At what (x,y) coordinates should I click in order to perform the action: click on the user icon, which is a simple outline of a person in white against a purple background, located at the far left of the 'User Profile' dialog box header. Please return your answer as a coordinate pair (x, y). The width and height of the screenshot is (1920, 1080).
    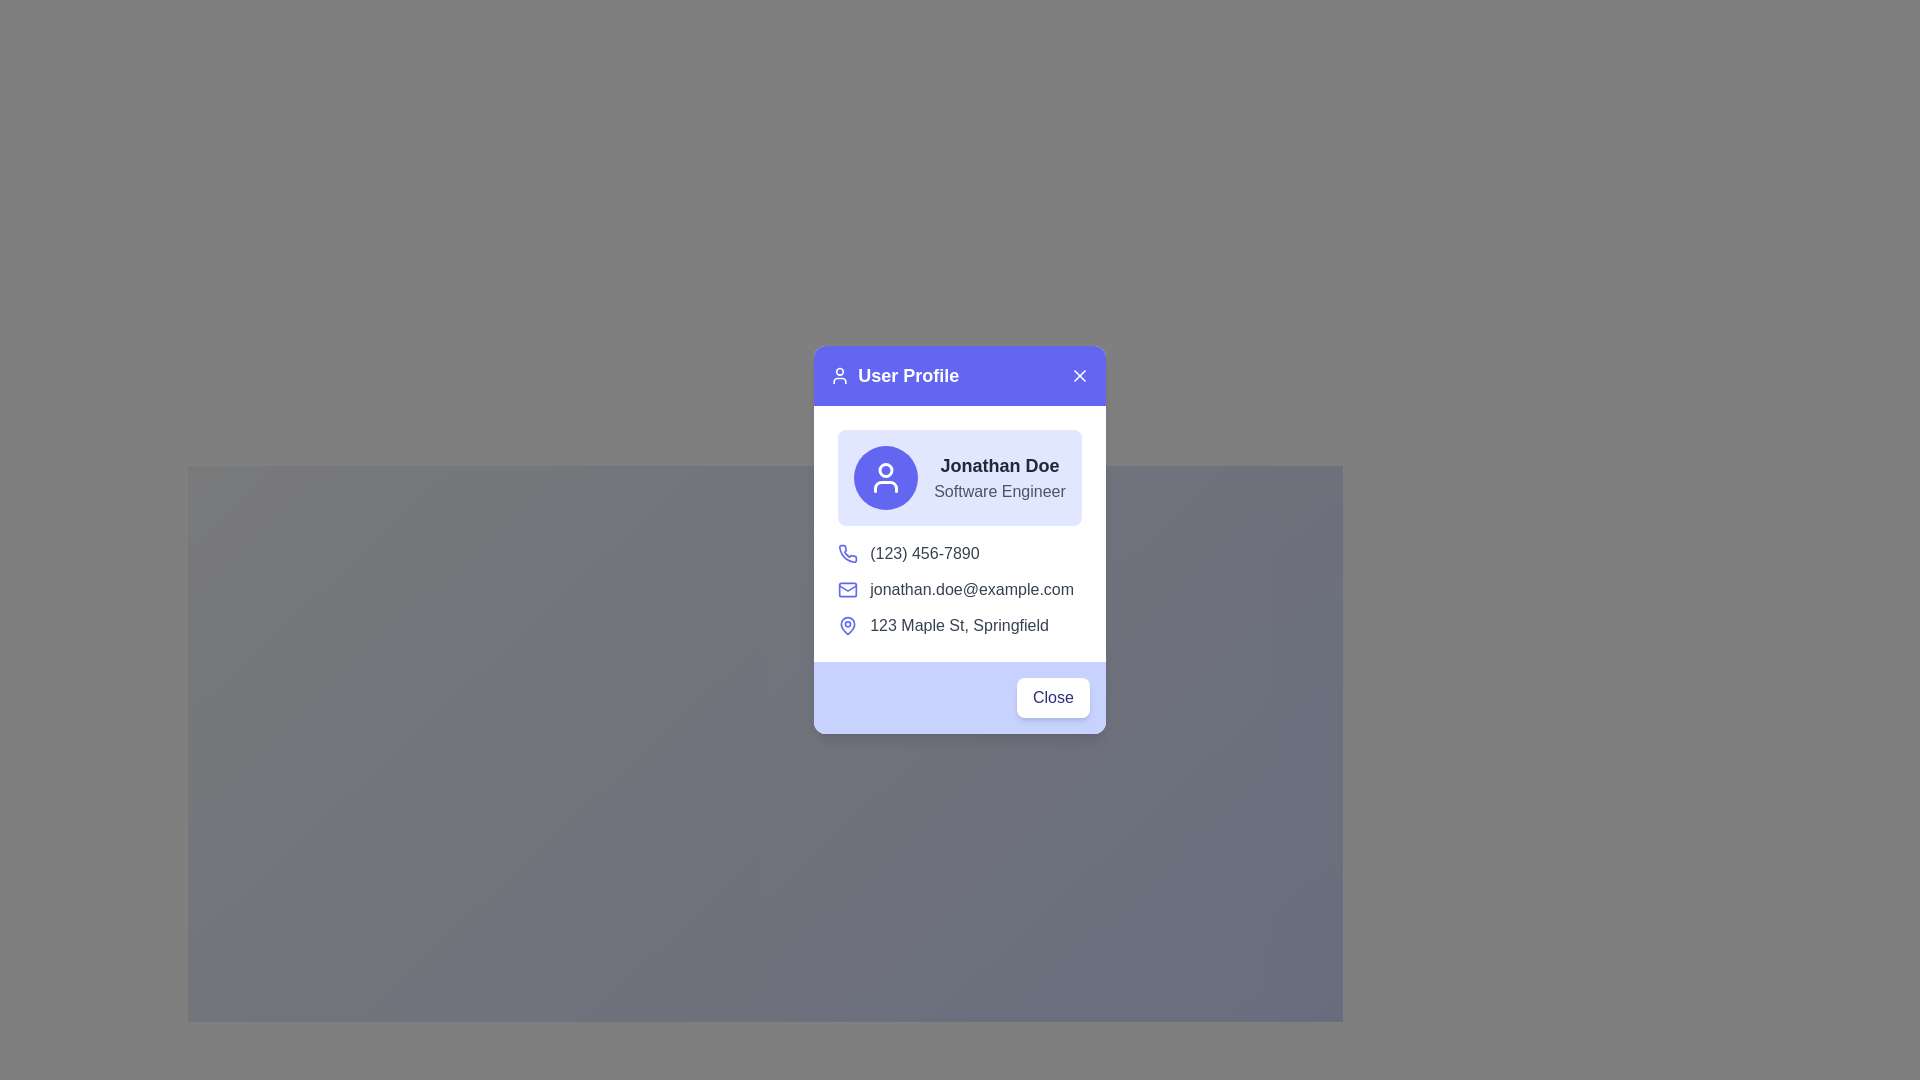
    Looking at the image, I should click on (840, 375).